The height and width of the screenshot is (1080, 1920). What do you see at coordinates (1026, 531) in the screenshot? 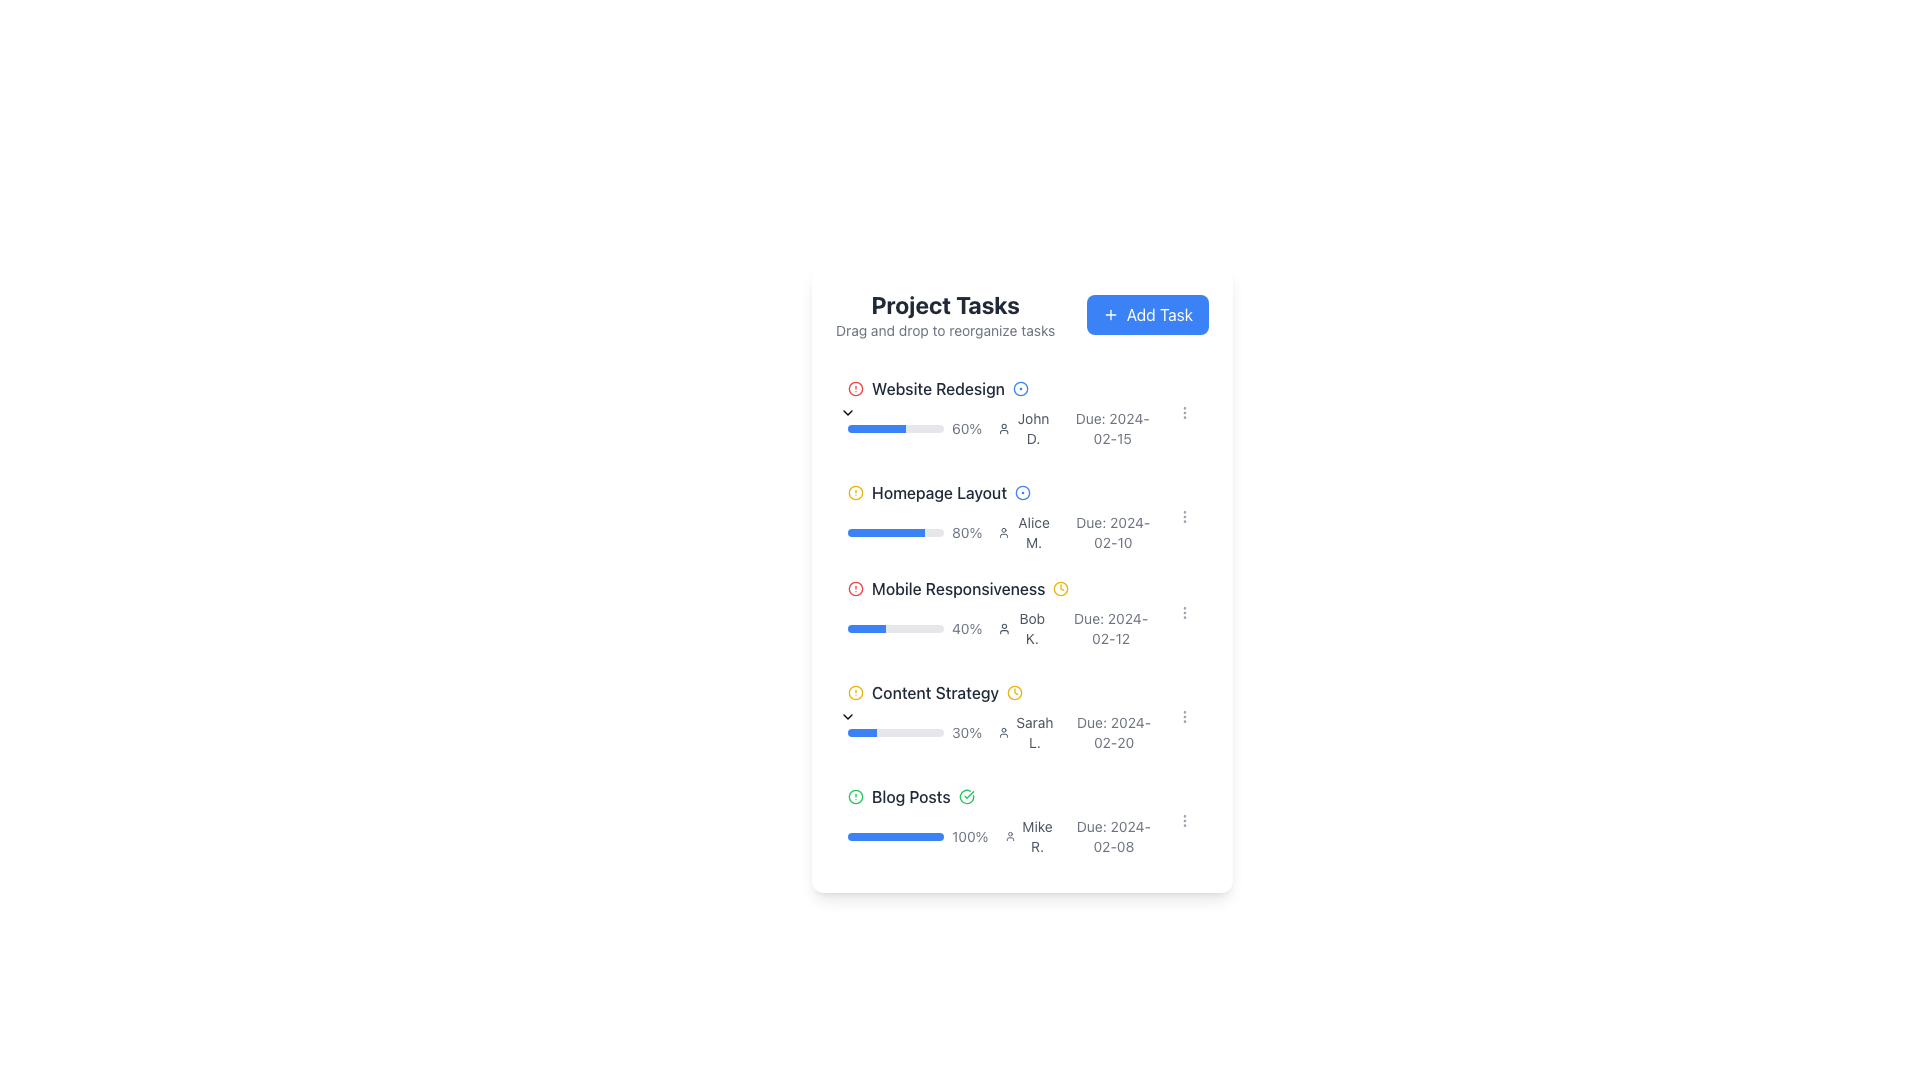
I see `the Label with an icon displaying the name of the person assigned to the task for the project element titled 'Homepage Layout', located to the right of the progress bar and below the task title` at bounding box center [1026, 531].